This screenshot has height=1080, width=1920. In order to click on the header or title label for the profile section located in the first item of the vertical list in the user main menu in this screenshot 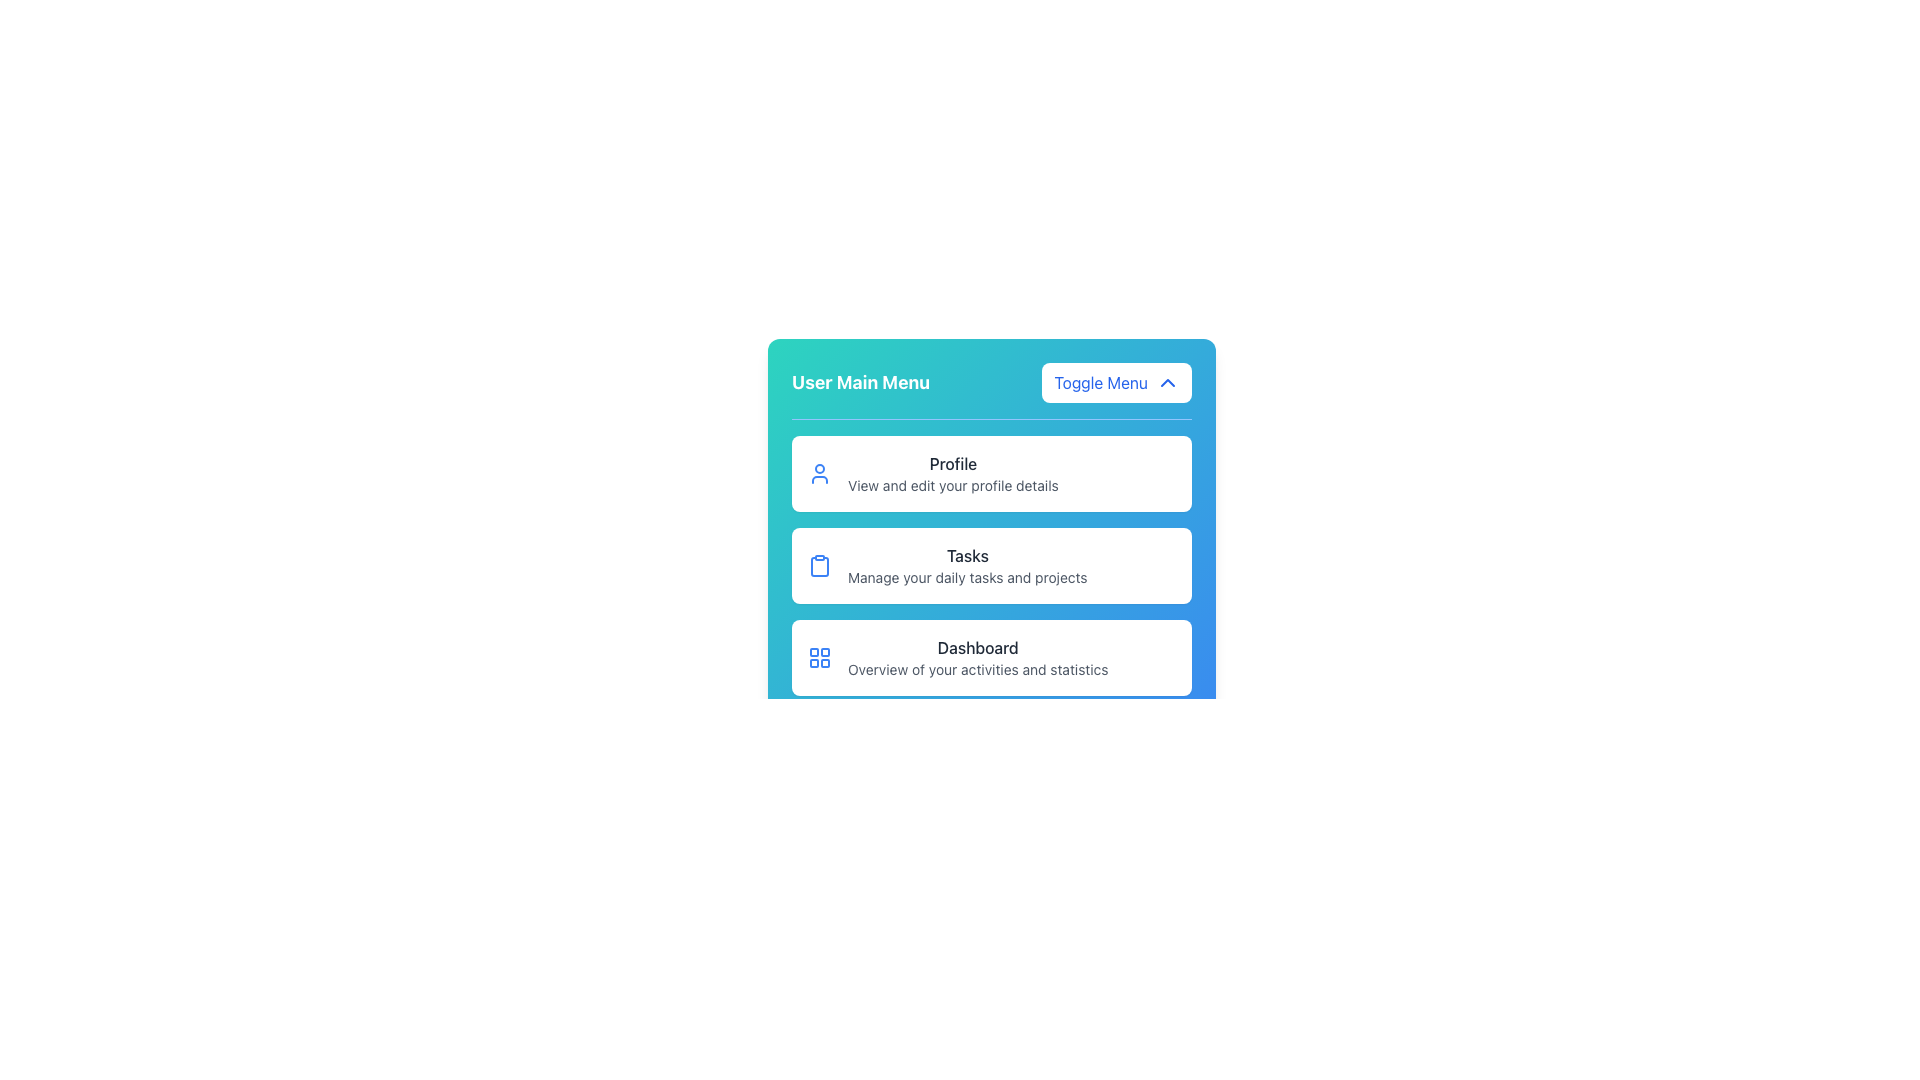, I will do `click(952, 463)`.